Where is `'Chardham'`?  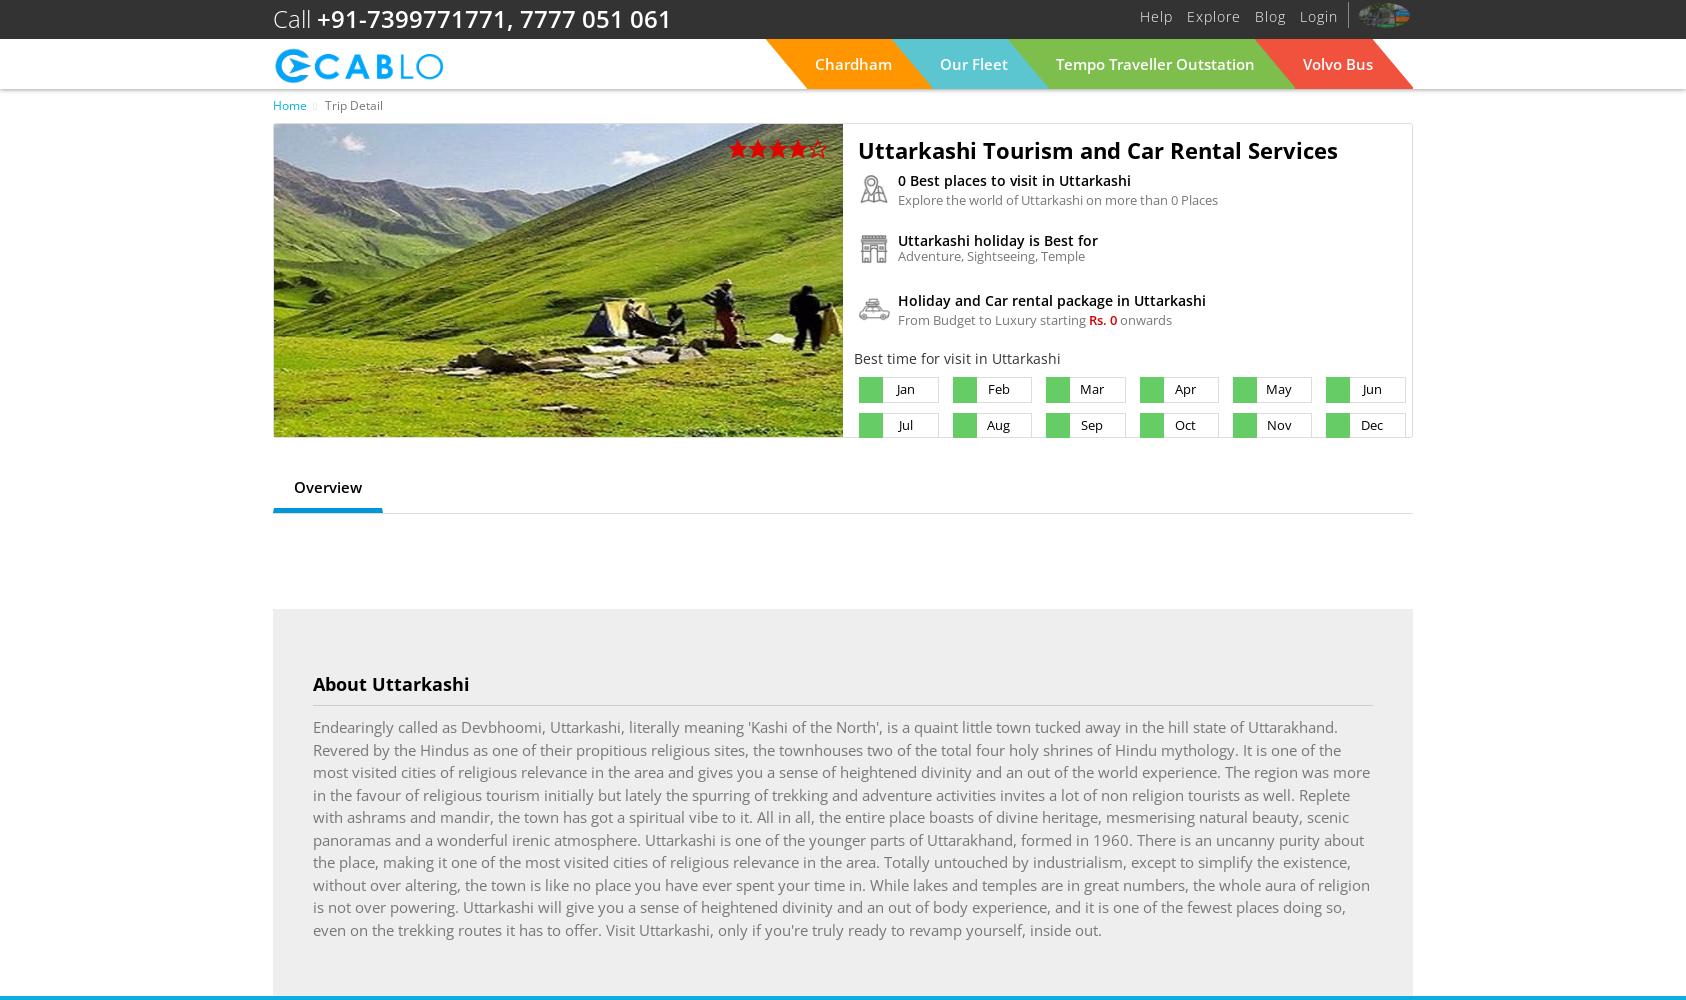 'Chardham' is located at coordinates (852, 62).